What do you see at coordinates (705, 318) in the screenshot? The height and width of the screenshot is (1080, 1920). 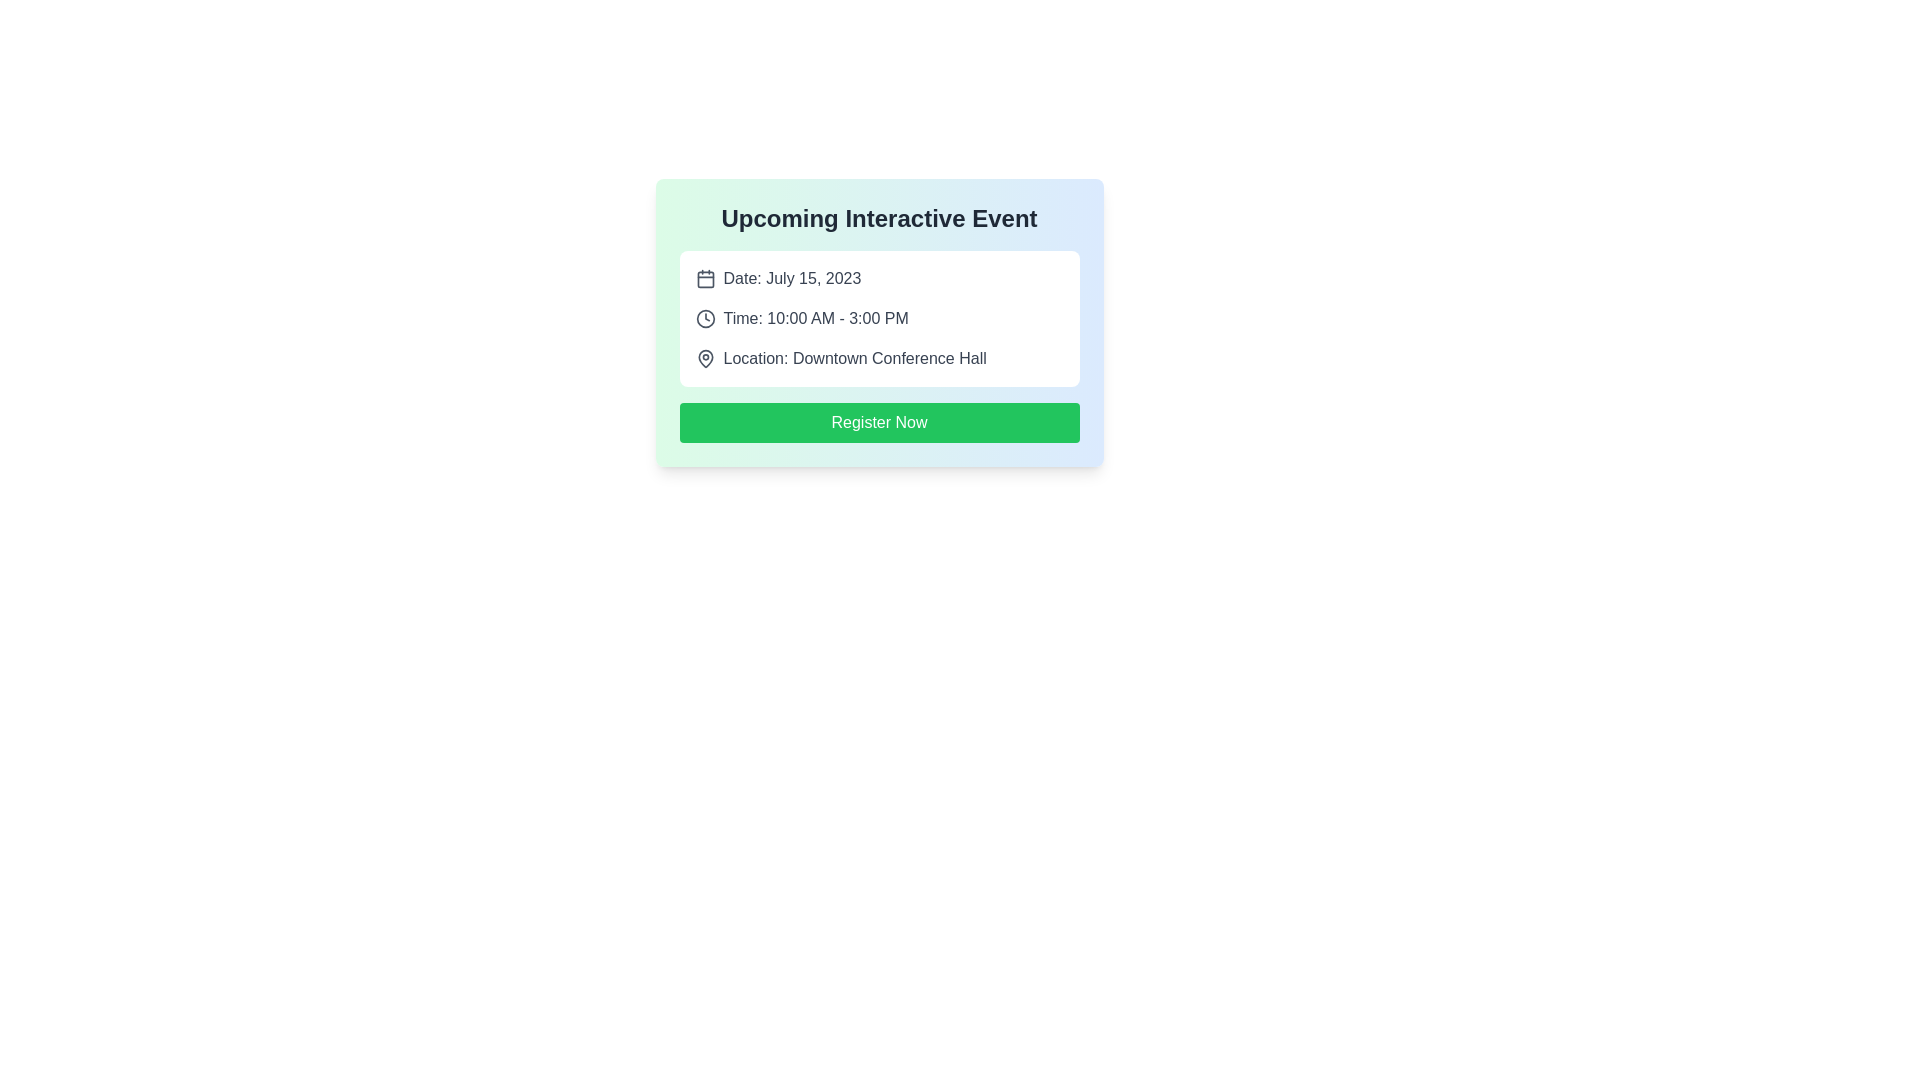 I see `the clock icon, which is a gray graphical representation with tick marks, located to the left of the text 'Time: 10:00 AM - 3:00 PM'` at bounding box center [705, 318].